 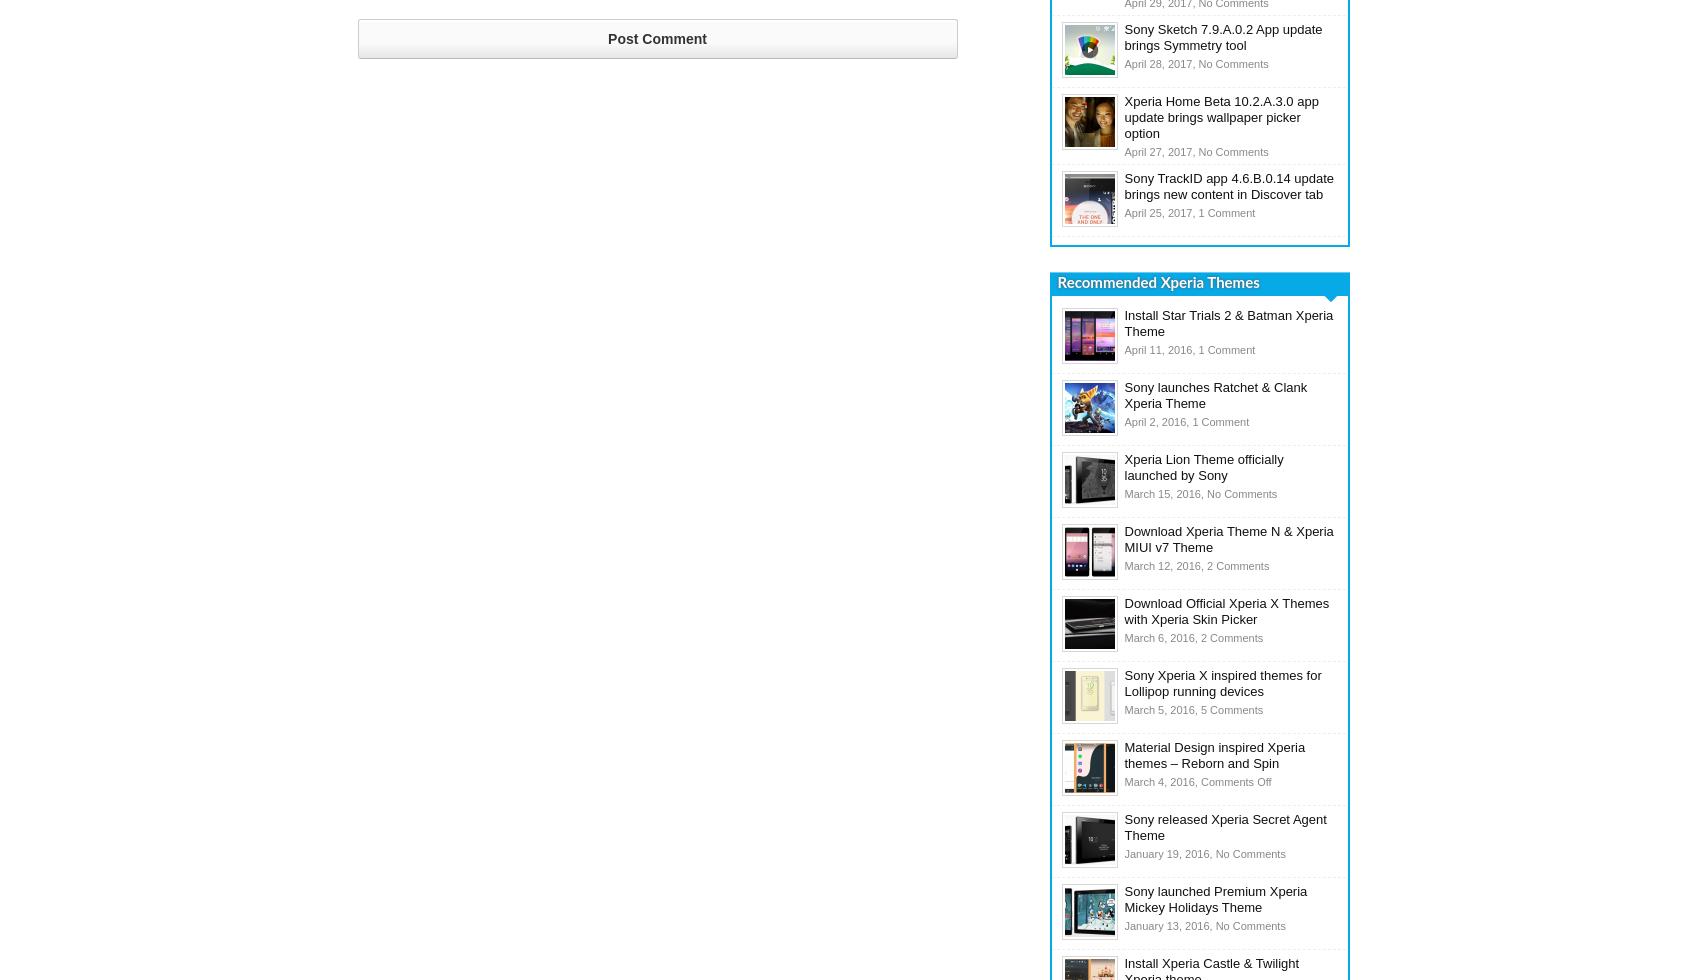 What do you see at coordinates (1165, 566) in the screenshot?
I see `'March 12, 2016,'` at bounding box center [1165, 566].